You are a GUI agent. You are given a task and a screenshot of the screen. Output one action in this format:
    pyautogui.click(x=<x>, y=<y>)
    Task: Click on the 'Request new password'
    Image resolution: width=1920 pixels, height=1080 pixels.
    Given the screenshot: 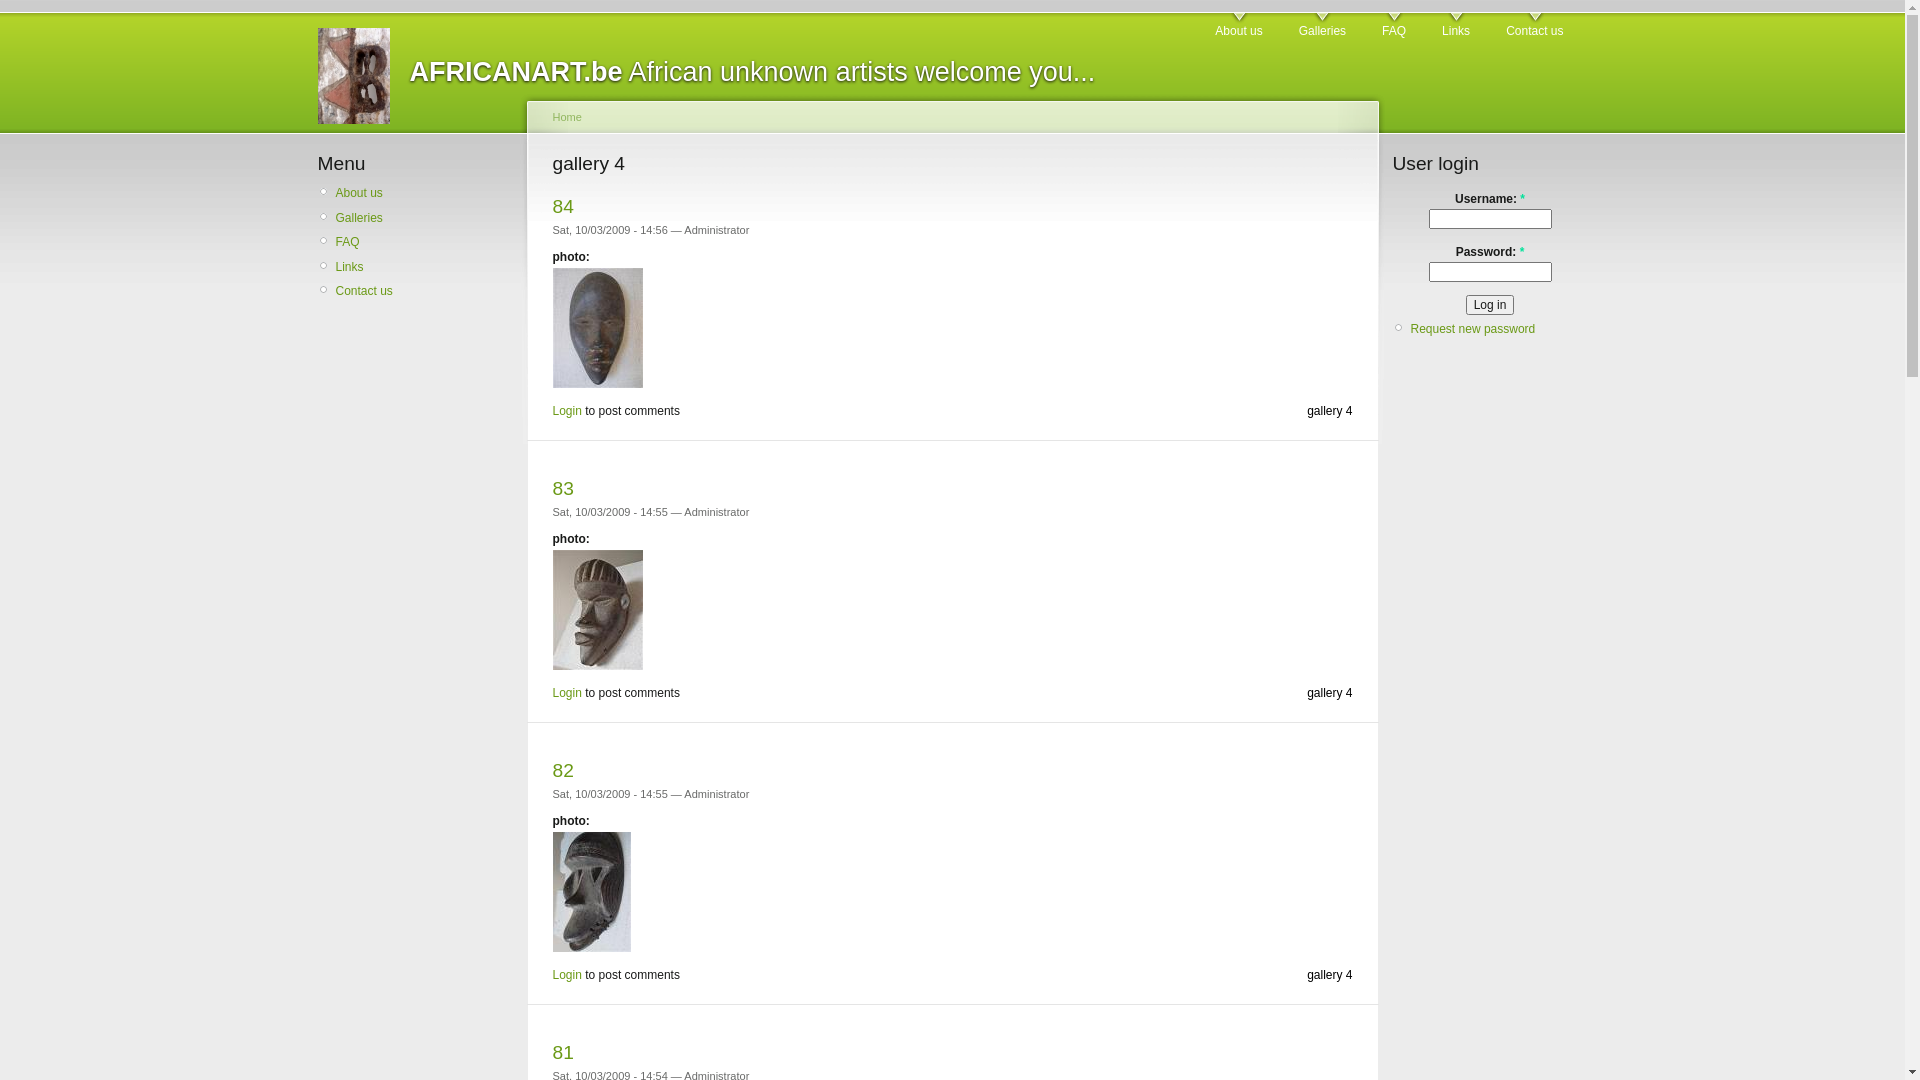 What is the action you would take?
    pyautogui.click(x=1472, y=327)
    